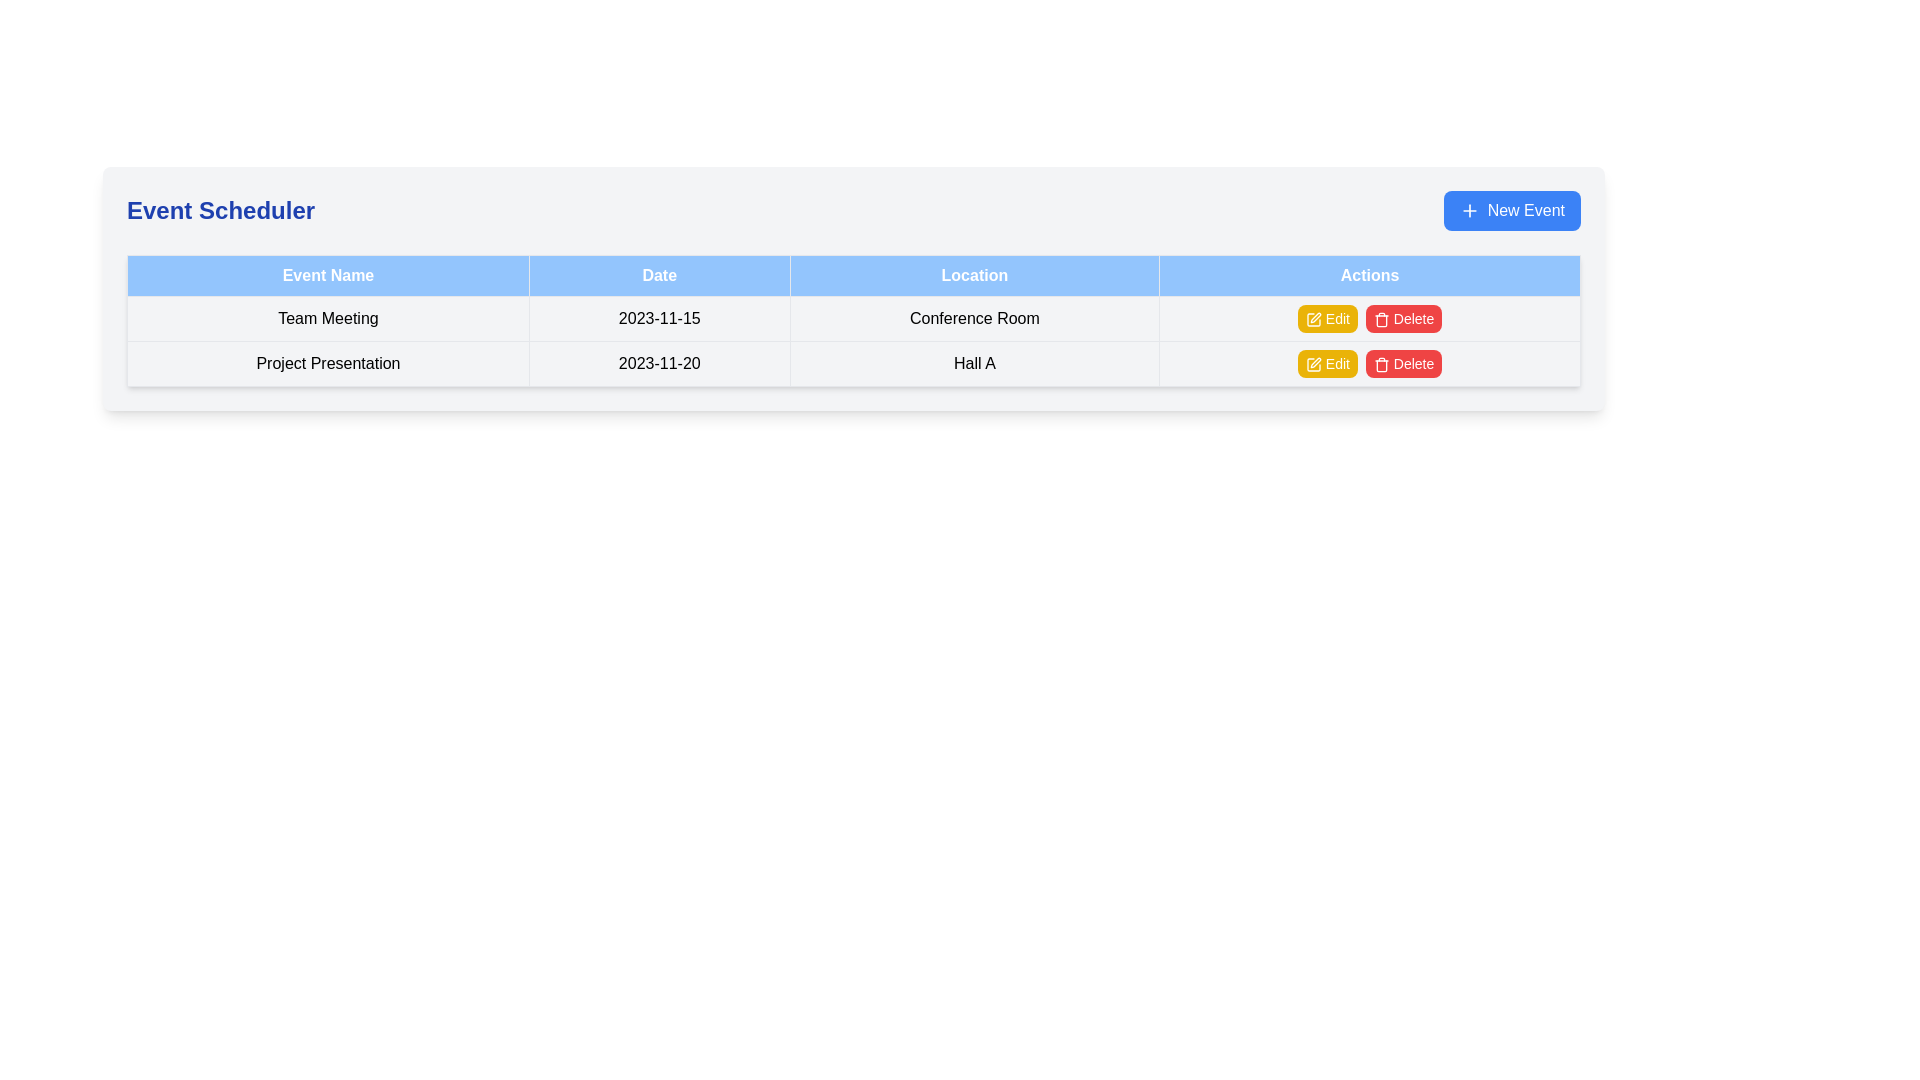  Describe the element at coordinates (1313, 319) in the screenshot. I see `the pen icon located inside the yellow 'Edit' button in the 'Actions' column of the second row of the table to observe the hover effects` at that location.